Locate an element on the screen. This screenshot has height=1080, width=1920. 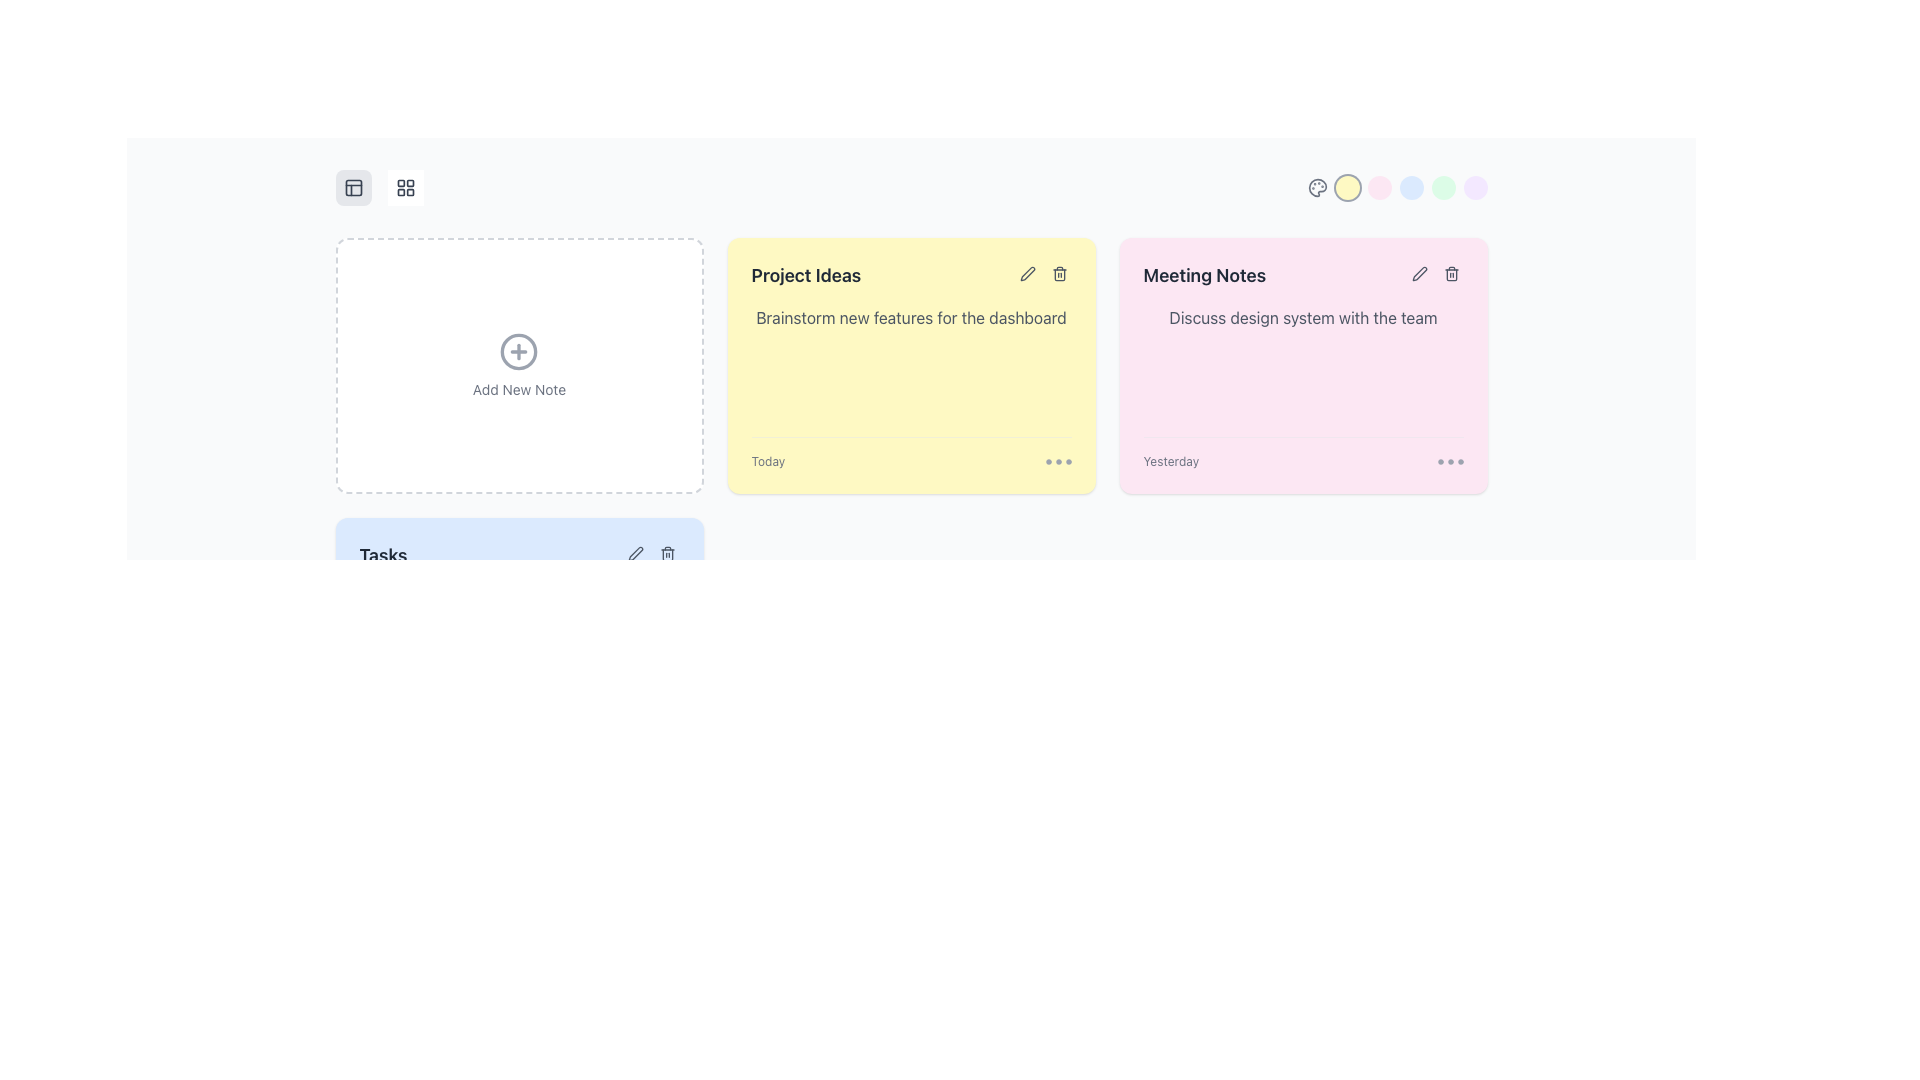
text from the Text label that serves as a section title or label, indicating the purpose of the content area, located at the bottom-left area of the interface is located at coordinates (383, 555).